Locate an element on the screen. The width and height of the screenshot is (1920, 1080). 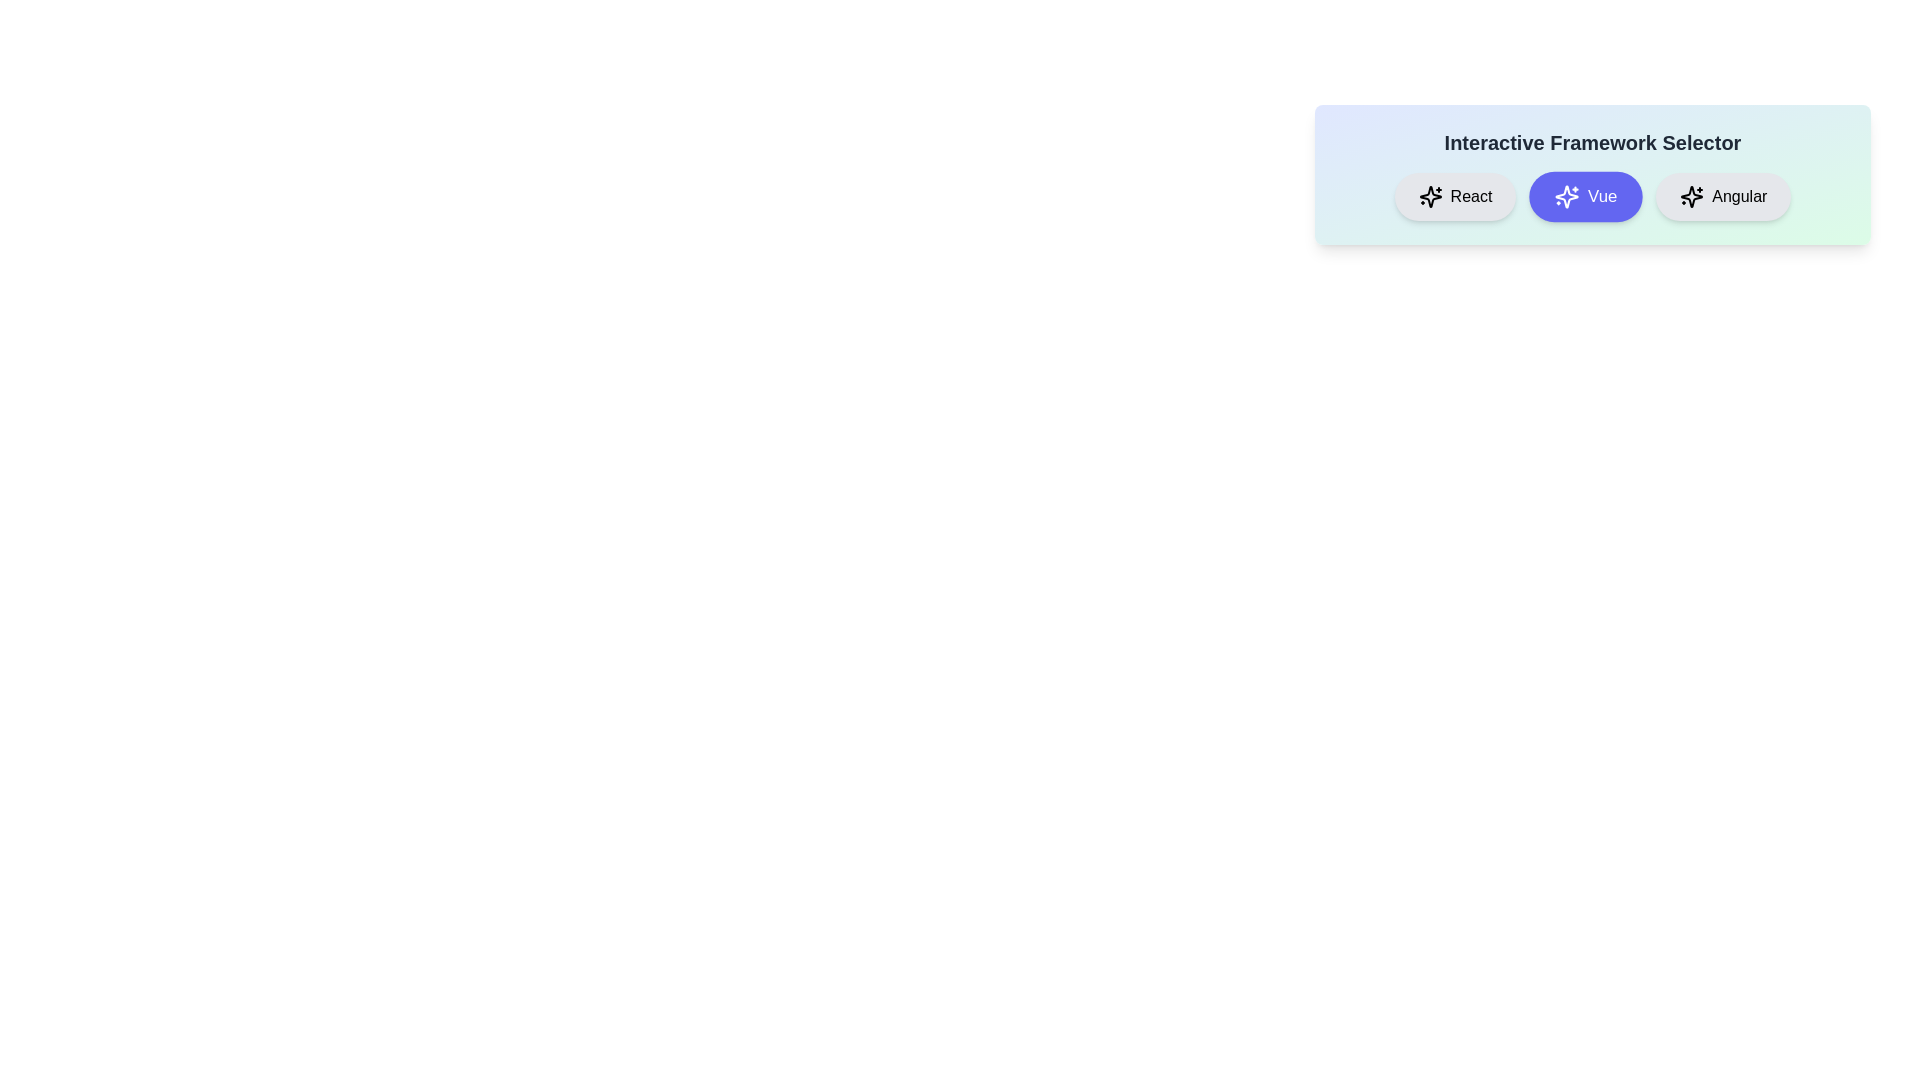
the chip labeled Vue is located at coordinates (1584, 196).